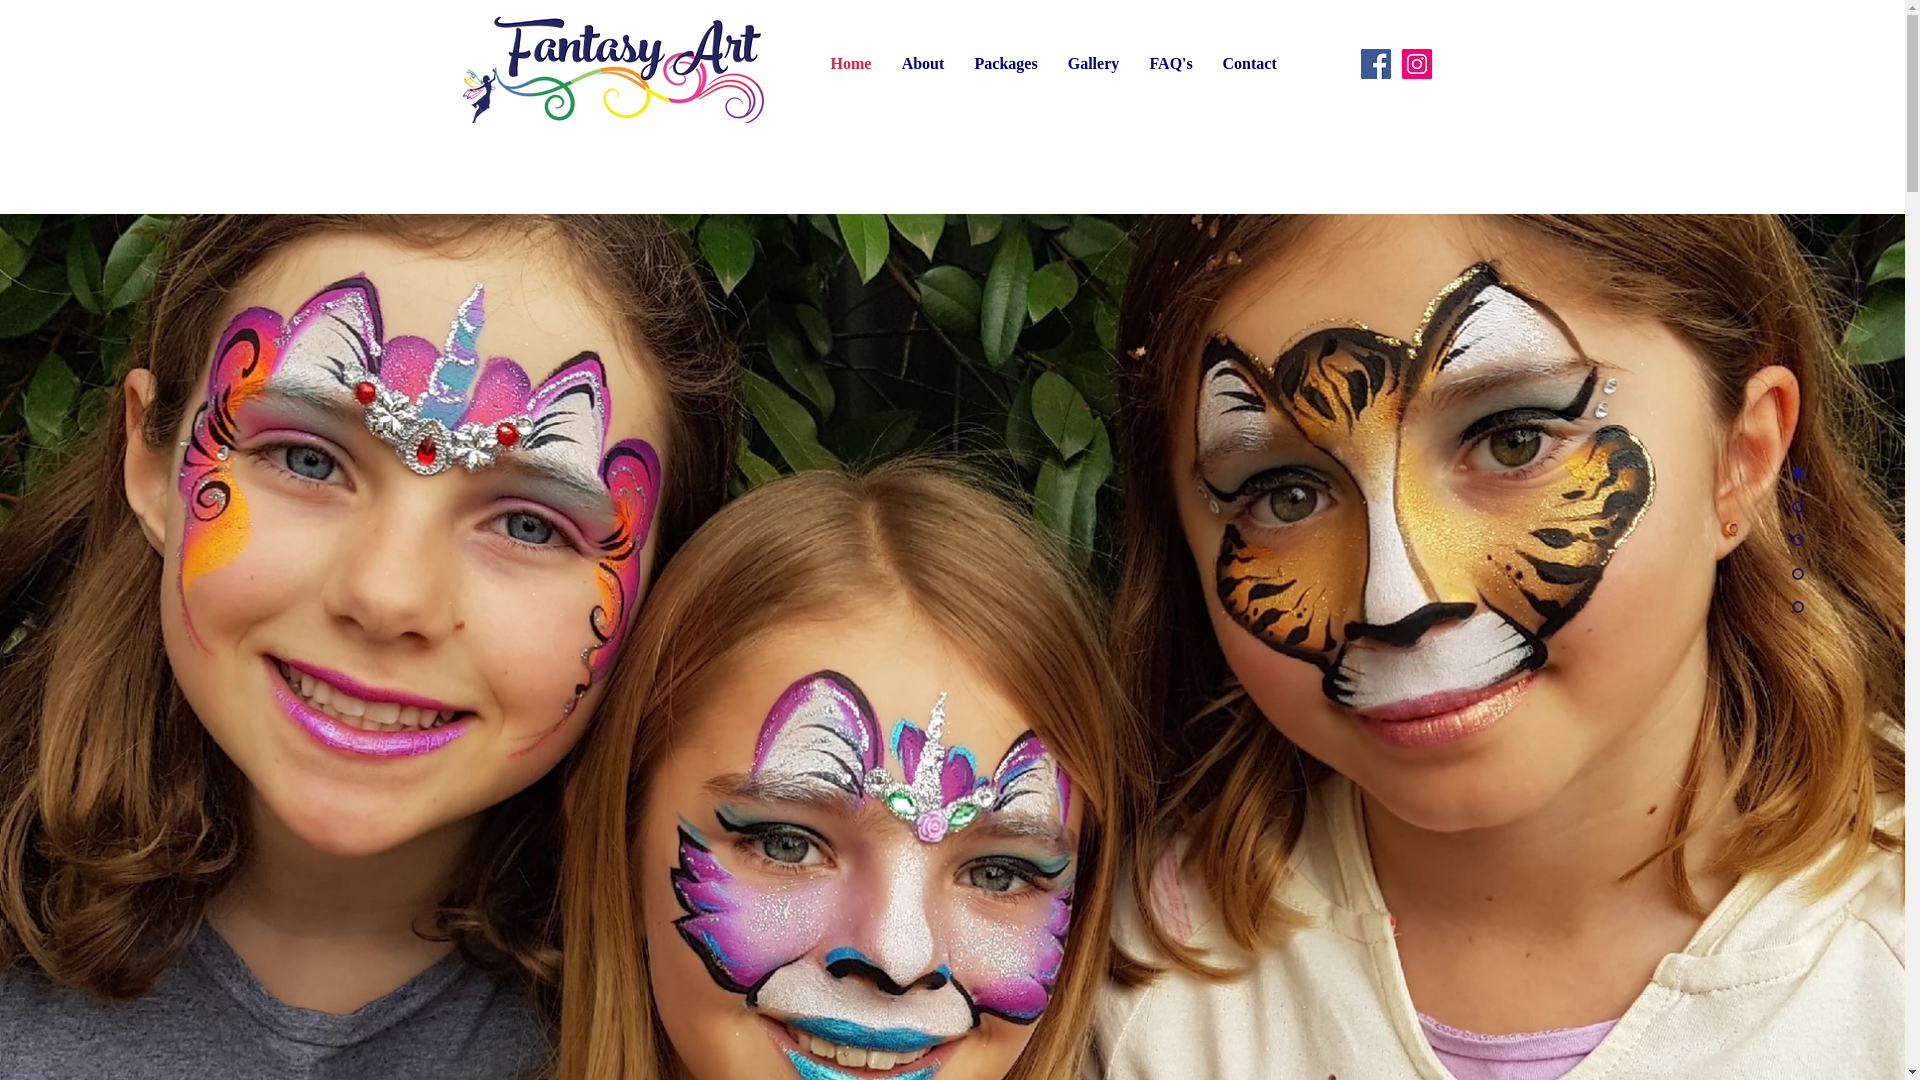 The height and width of the screenshot is (1080, 1920). Describe the element at coordinates (1248, 63) in the screenshot. I see `'Contact'` at that location.